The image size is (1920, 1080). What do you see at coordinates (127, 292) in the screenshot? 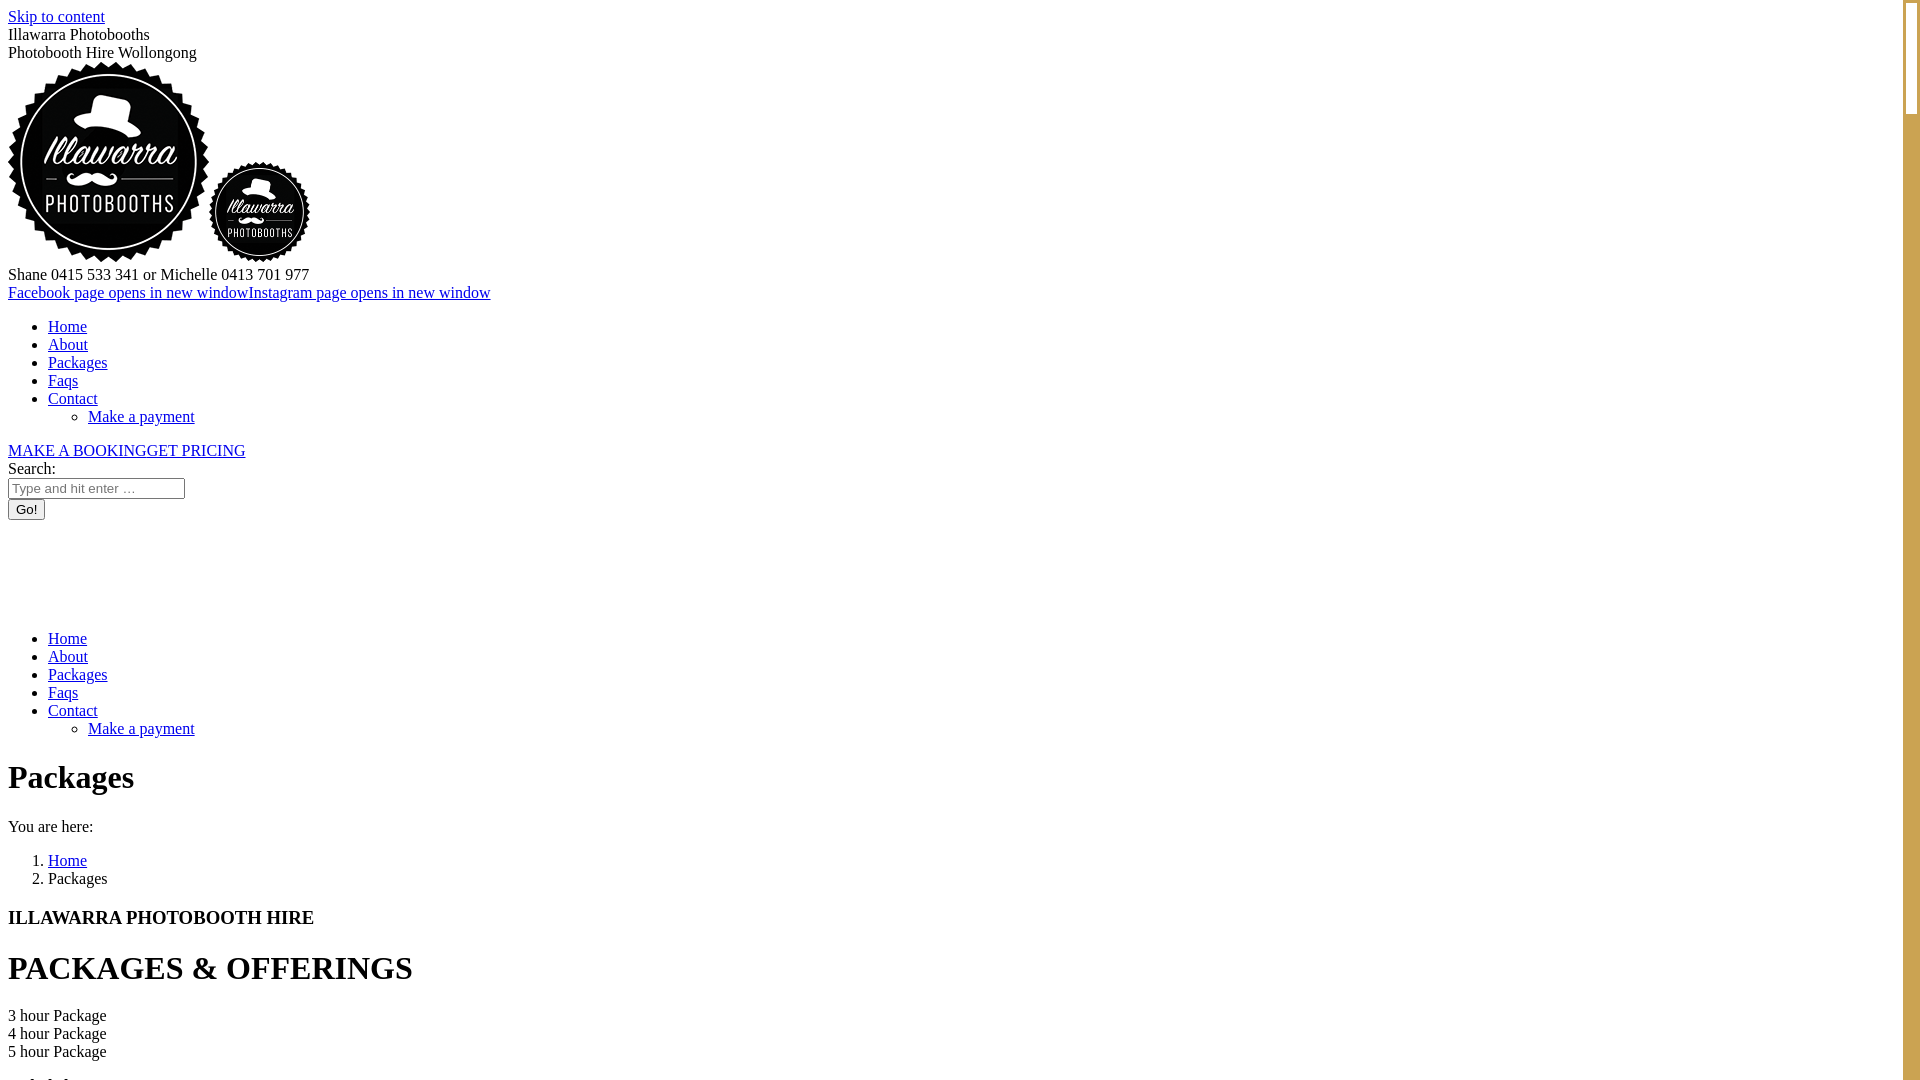
I see `'Facebook page opens in new window'` at bounding box center [127, 292].